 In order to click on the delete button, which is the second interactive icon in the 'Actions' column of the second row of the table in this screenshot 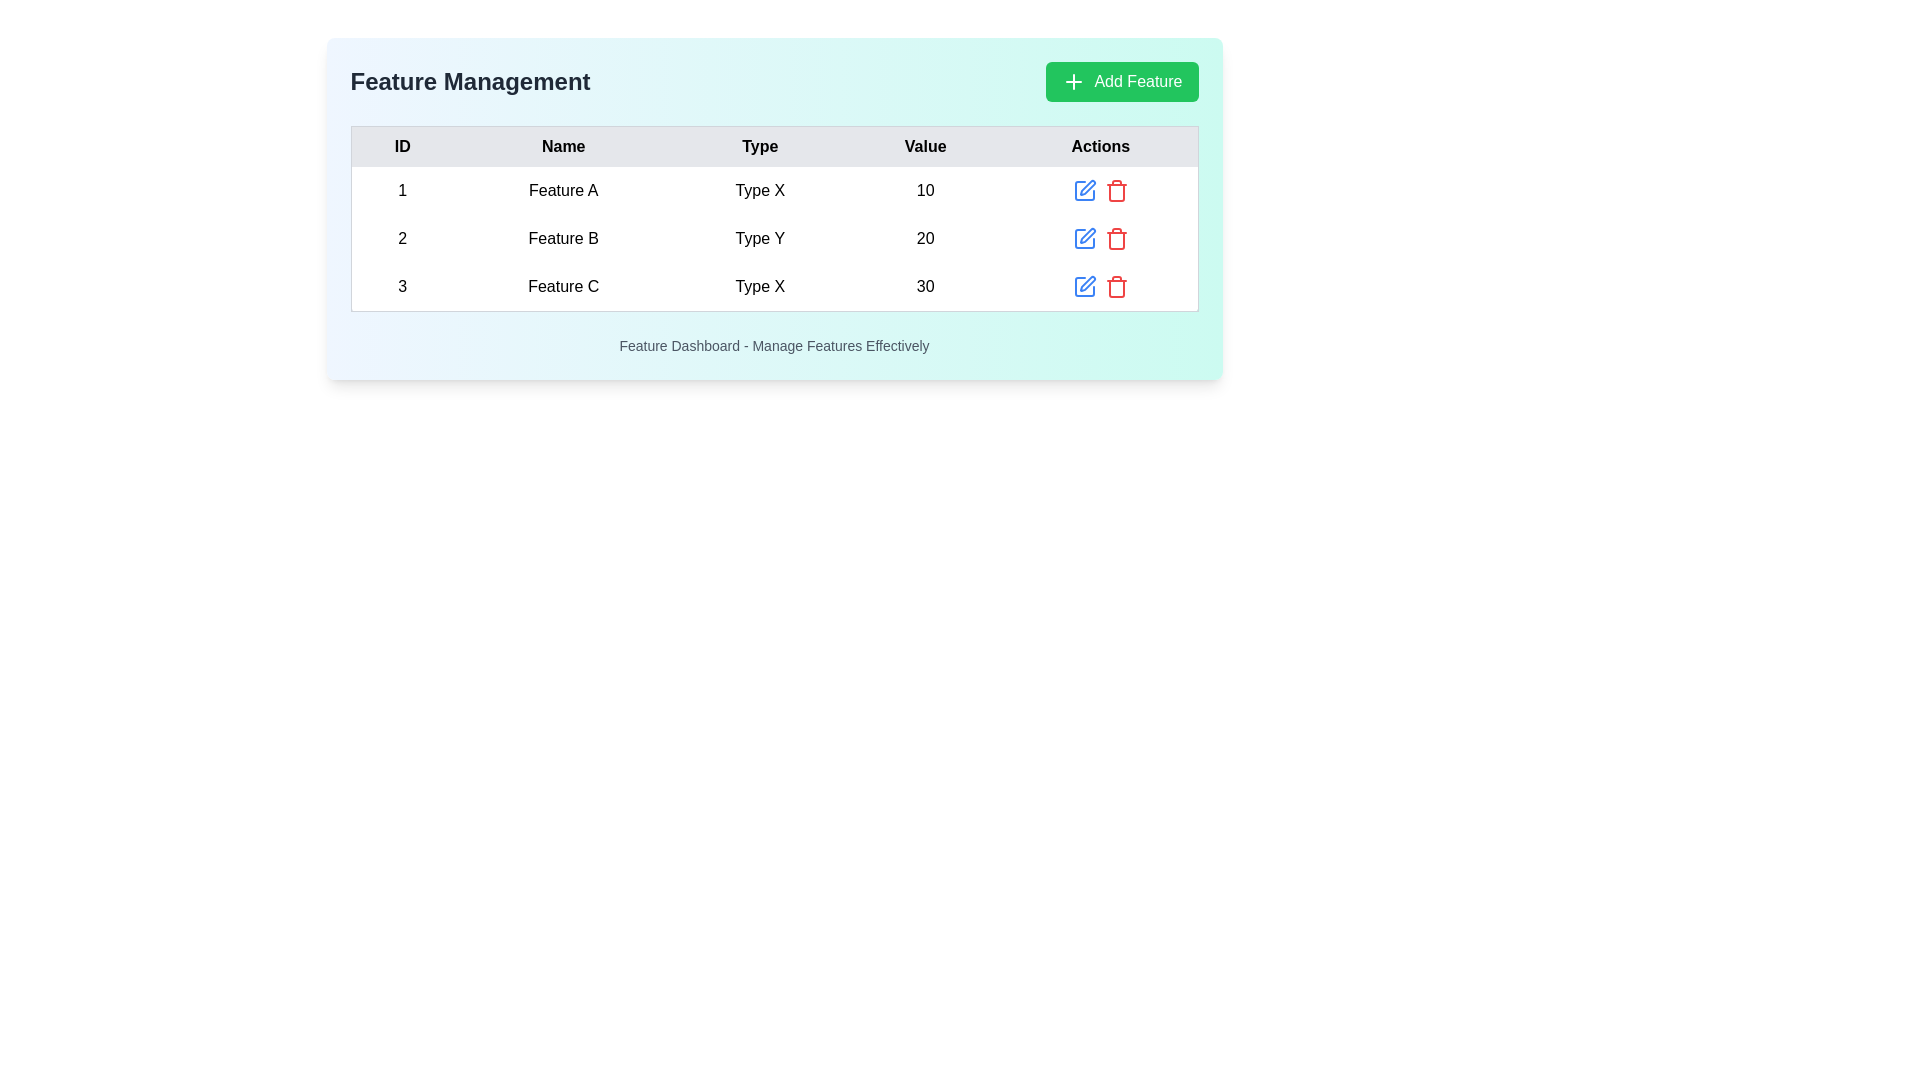, I will do `click(1115, 238)`.